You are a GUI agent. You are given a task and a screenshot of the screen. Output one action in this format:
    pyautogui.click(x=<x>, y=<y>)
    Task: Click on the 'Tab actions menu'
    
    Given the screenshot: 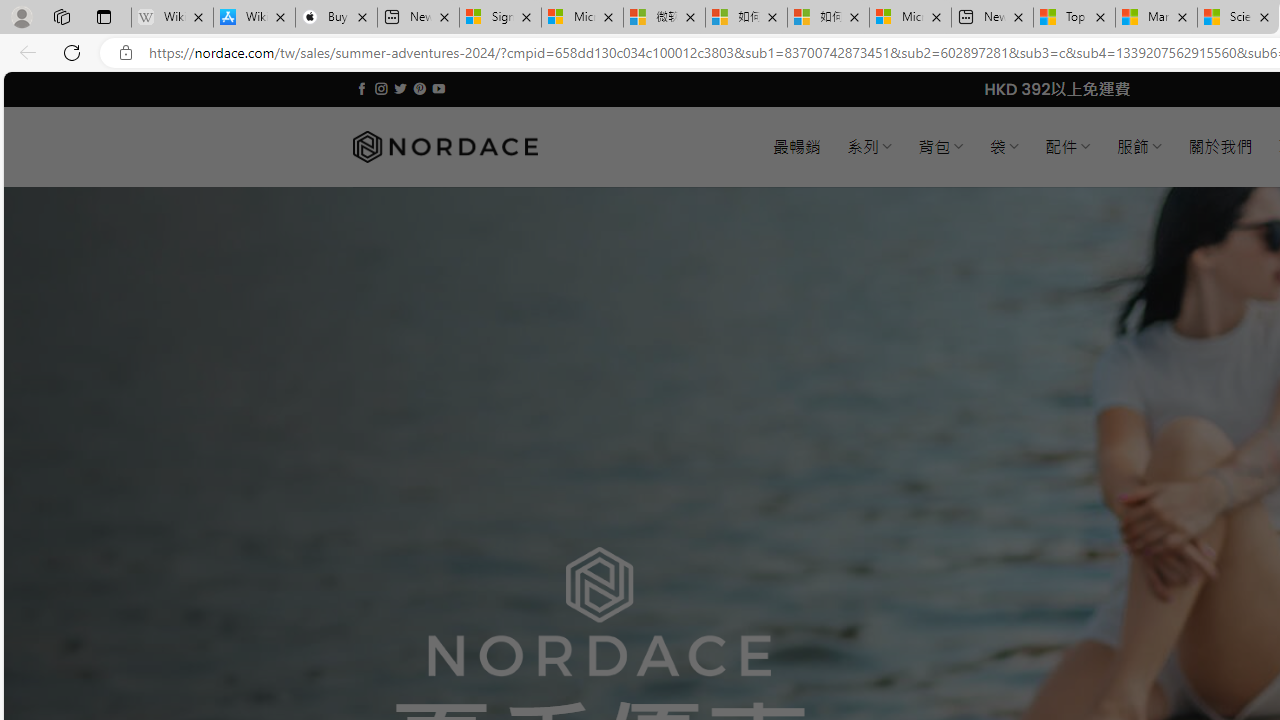 What is the action you would take?
    pyautogui.click(x=103, y=16)
    